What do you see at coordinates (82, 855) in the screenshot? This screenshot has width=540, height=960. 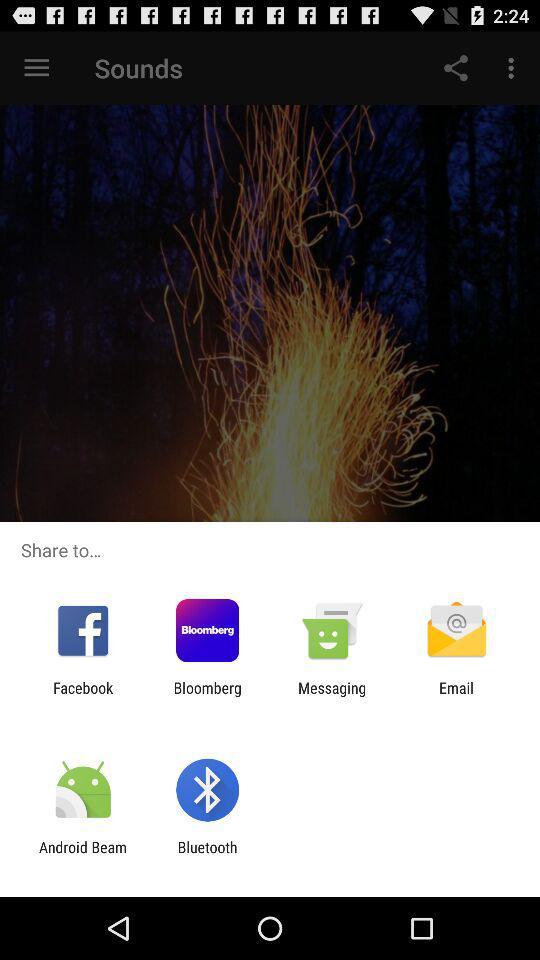 I see `item to the left of bluetooth icon` at bounding box center [82, 855].